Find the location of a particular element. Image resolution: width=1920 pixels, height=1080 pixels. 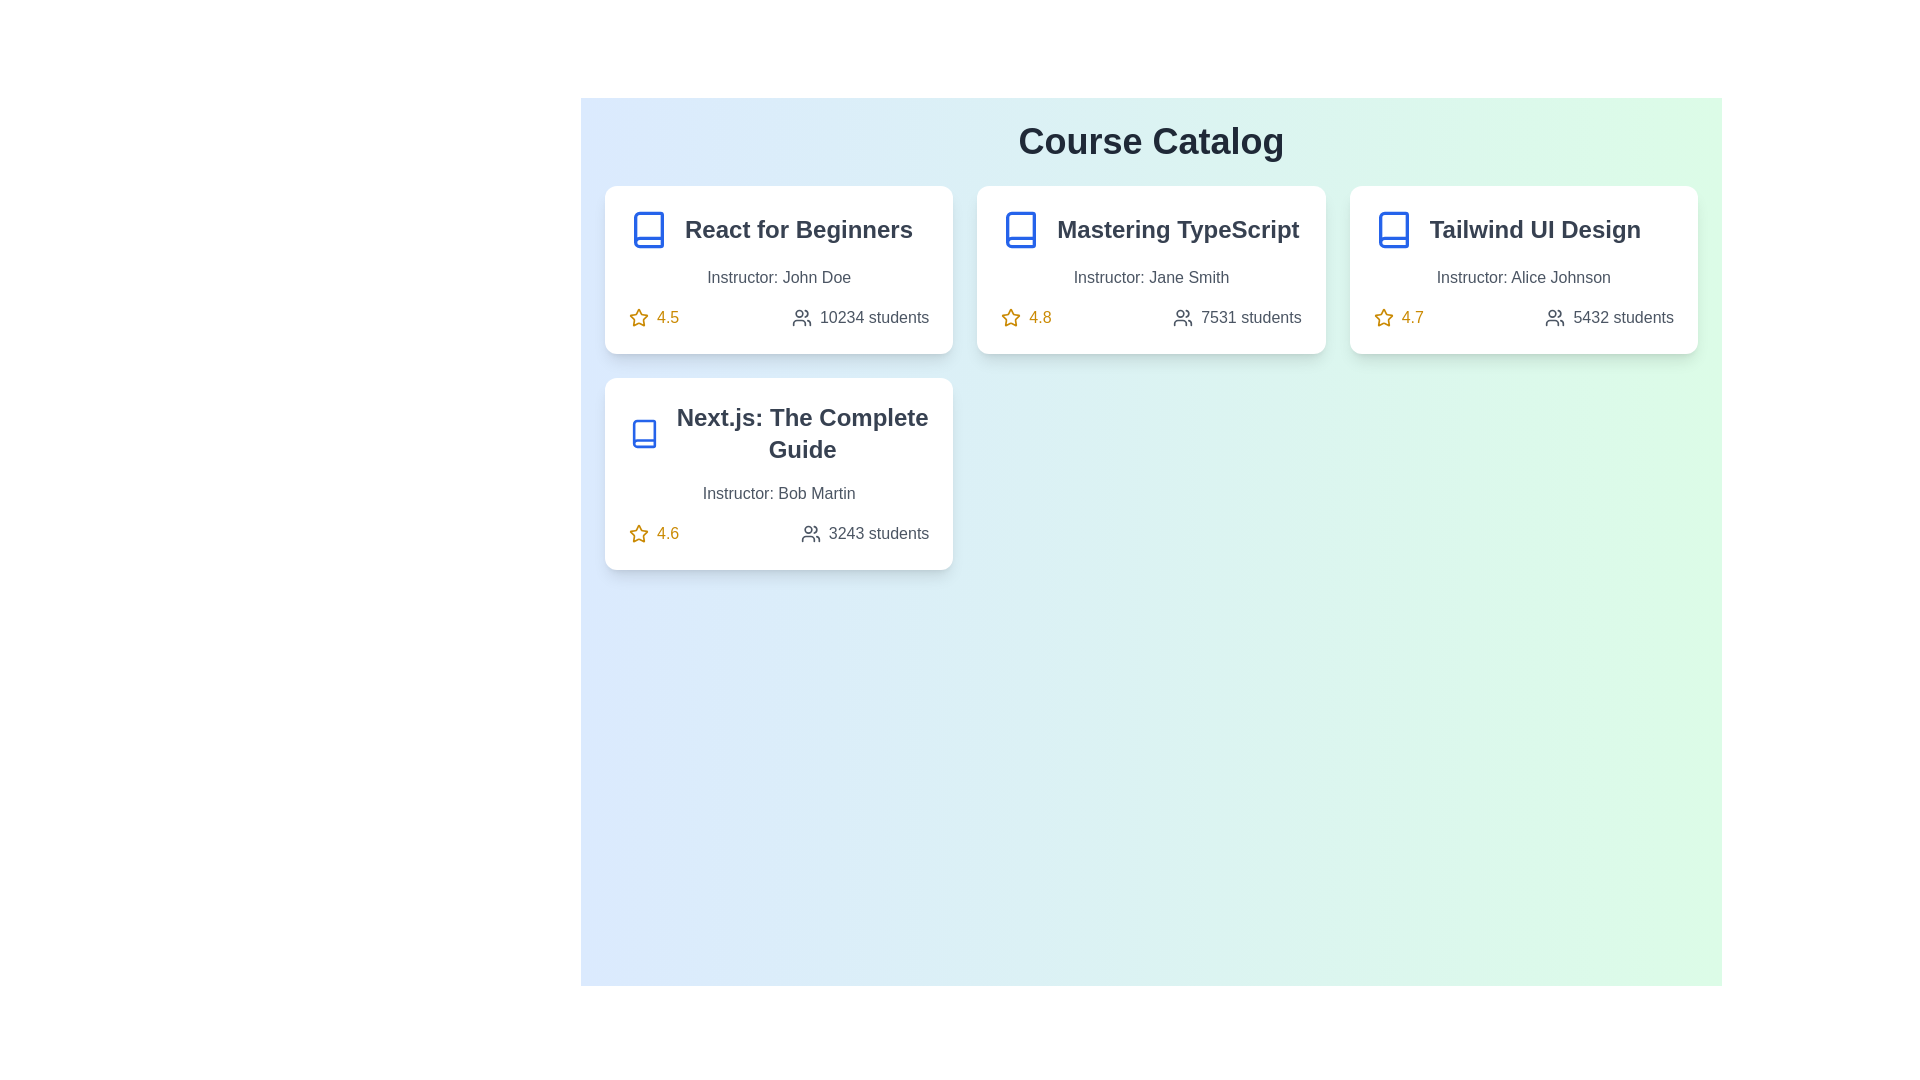

text 'Next.js: The Complete Guide' styled in a bold large font, located in the lower-left card of the grid view under the heading 'Course Catalog' is located at coordinates (802, 433).